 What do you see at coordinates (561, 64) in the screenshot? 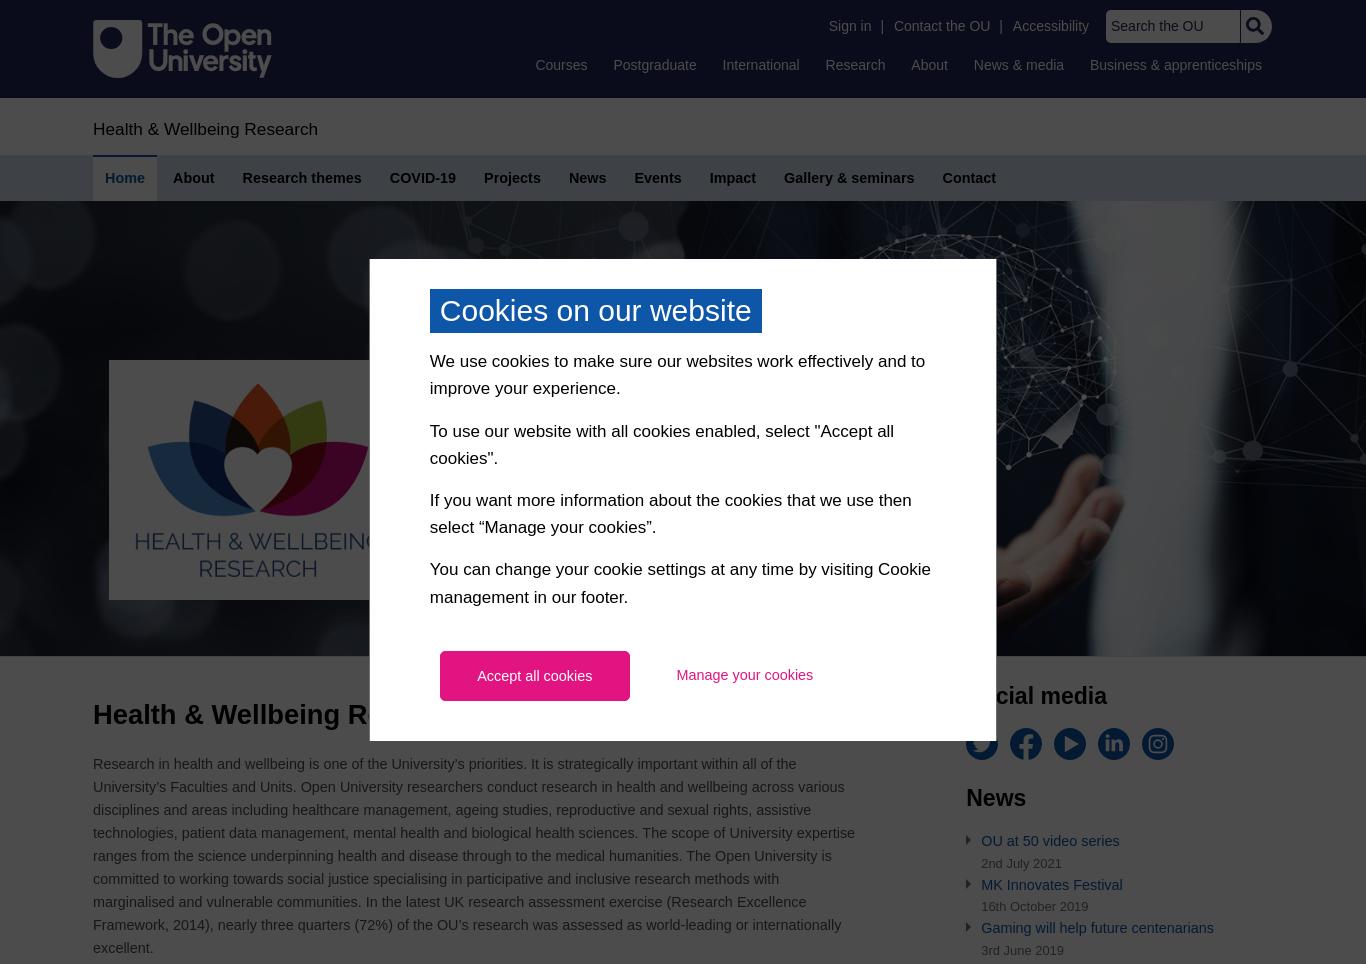
I see `'Courses'` at bounding box center [561, 64].